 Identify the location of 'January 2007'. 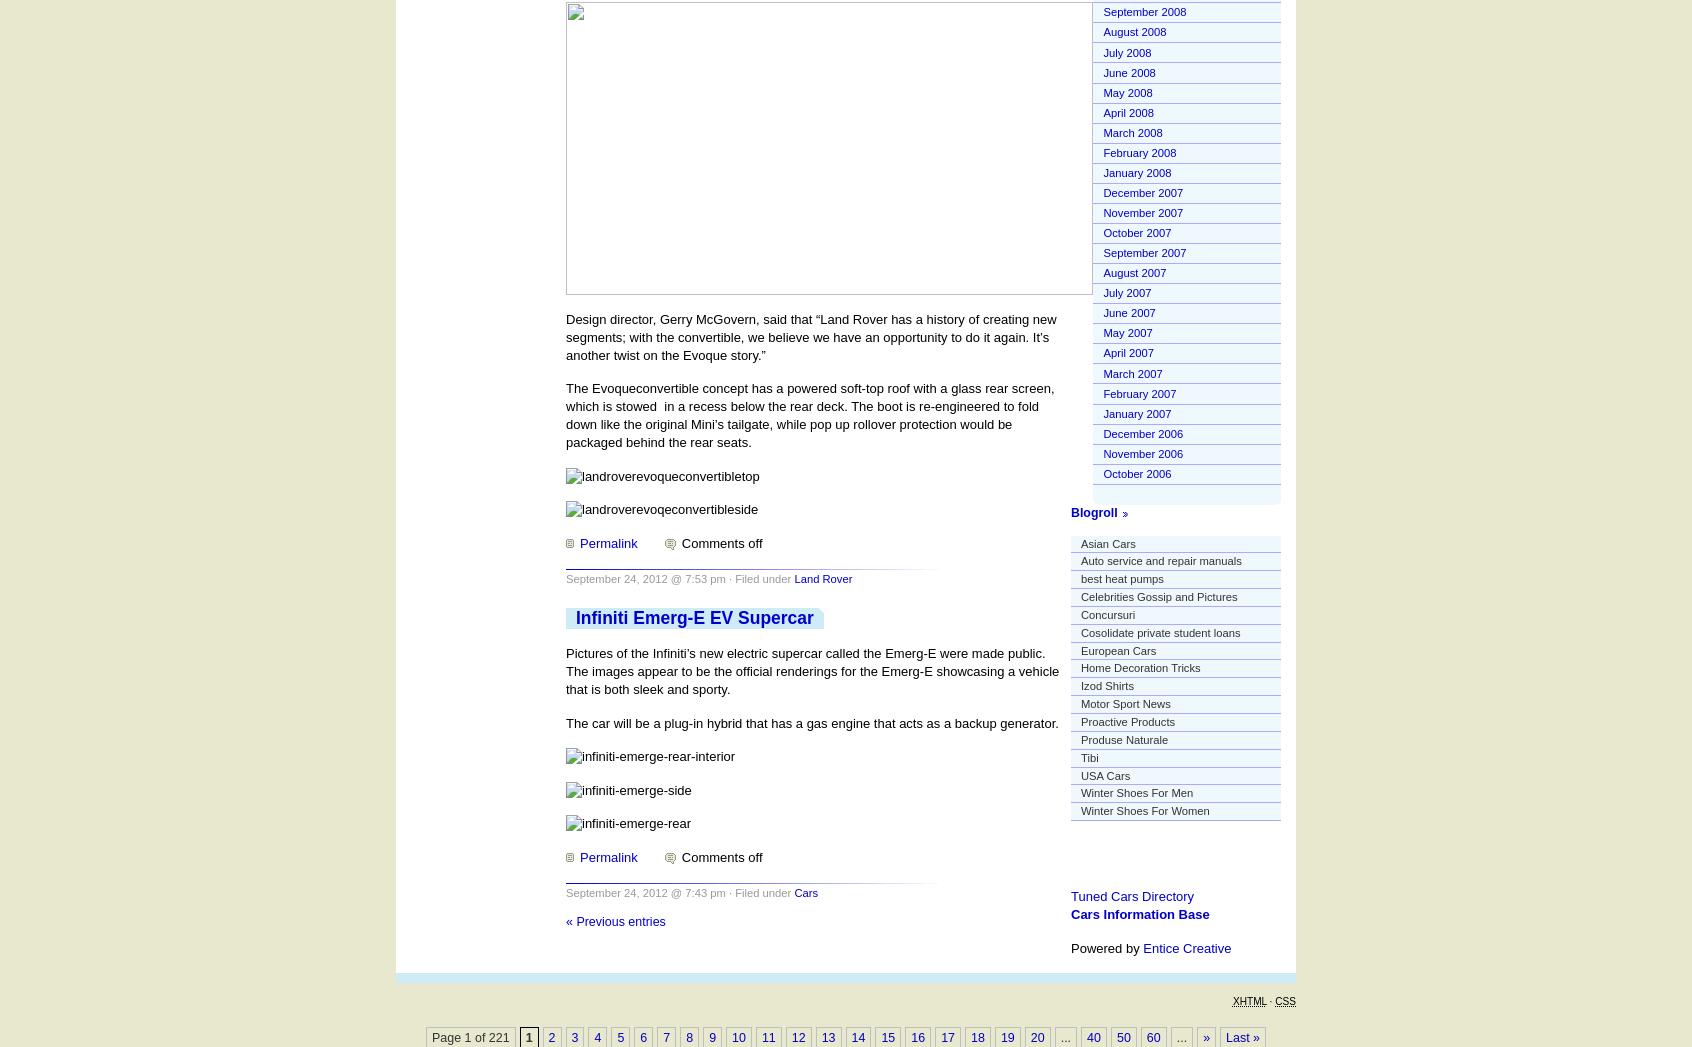
(1136, 412).